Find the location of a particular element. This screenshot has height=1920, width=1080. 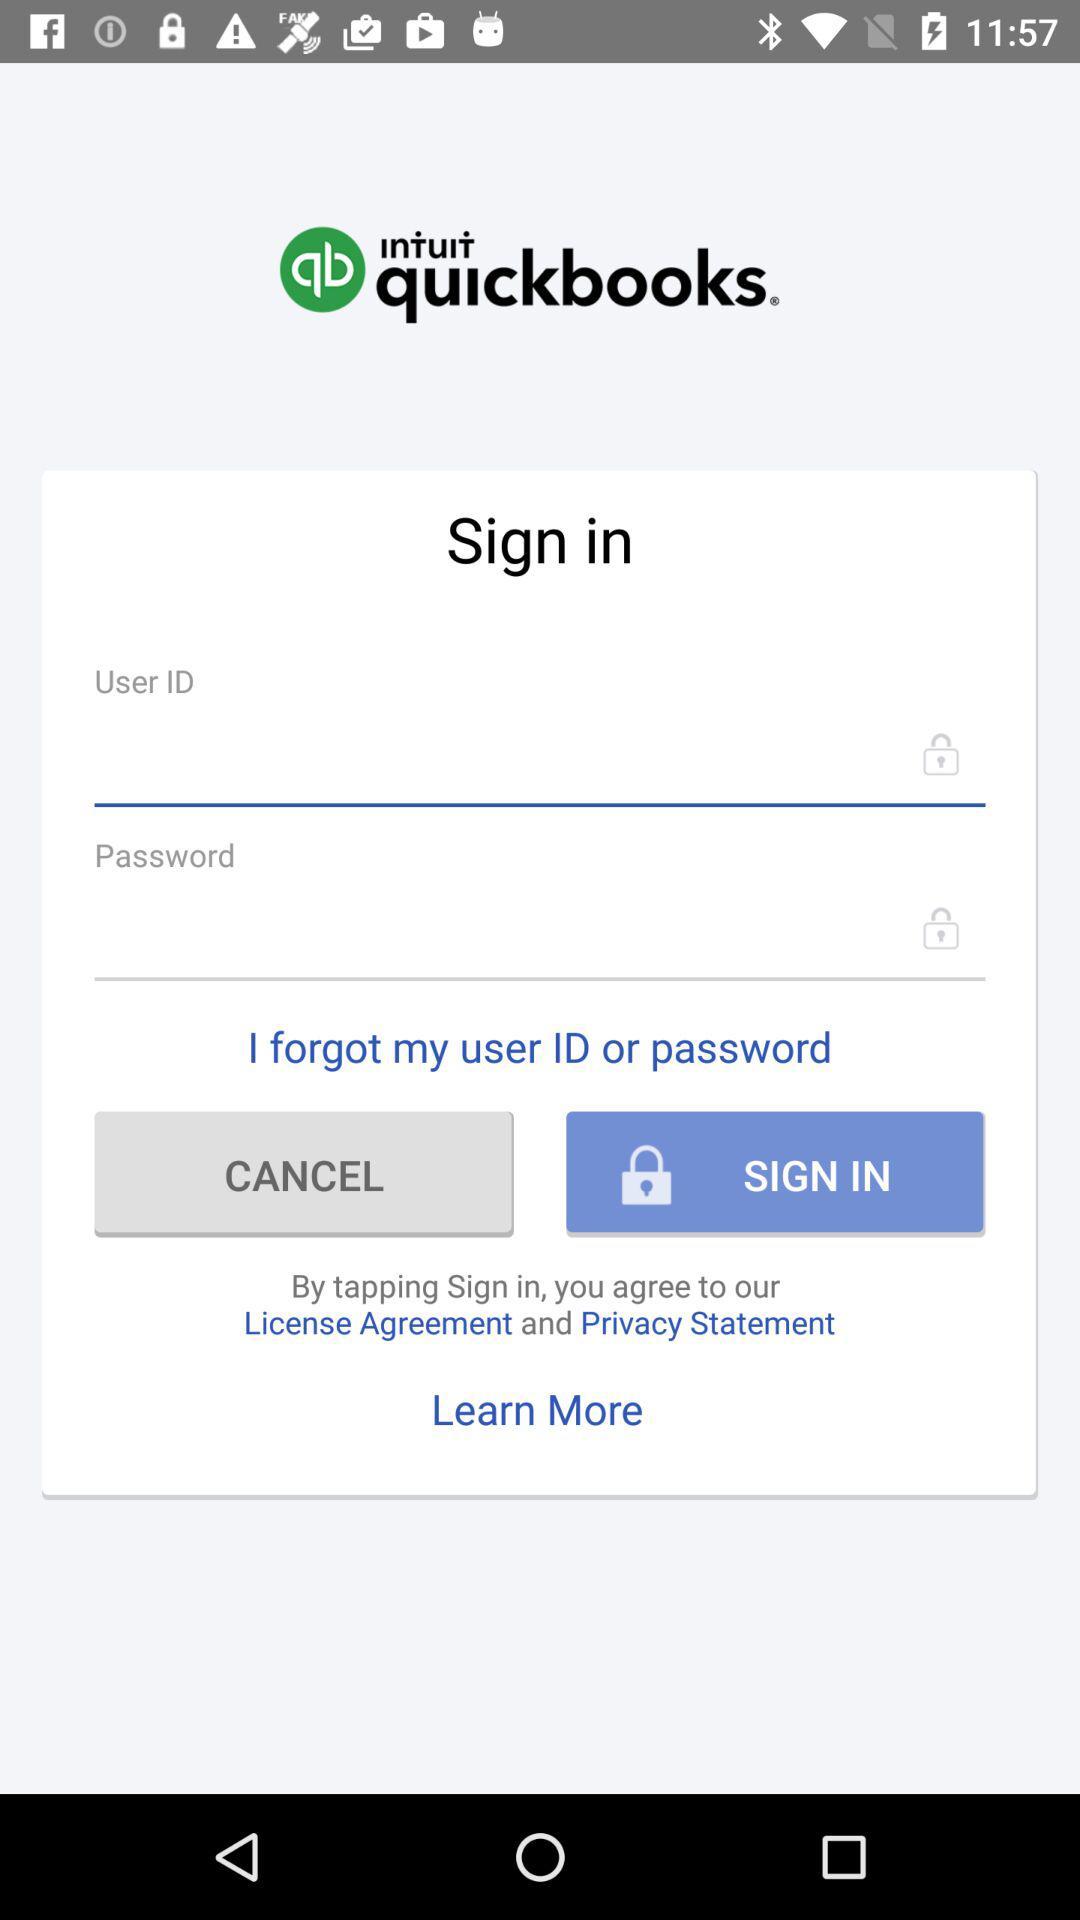

user id option is located at coordinates (540, 753).